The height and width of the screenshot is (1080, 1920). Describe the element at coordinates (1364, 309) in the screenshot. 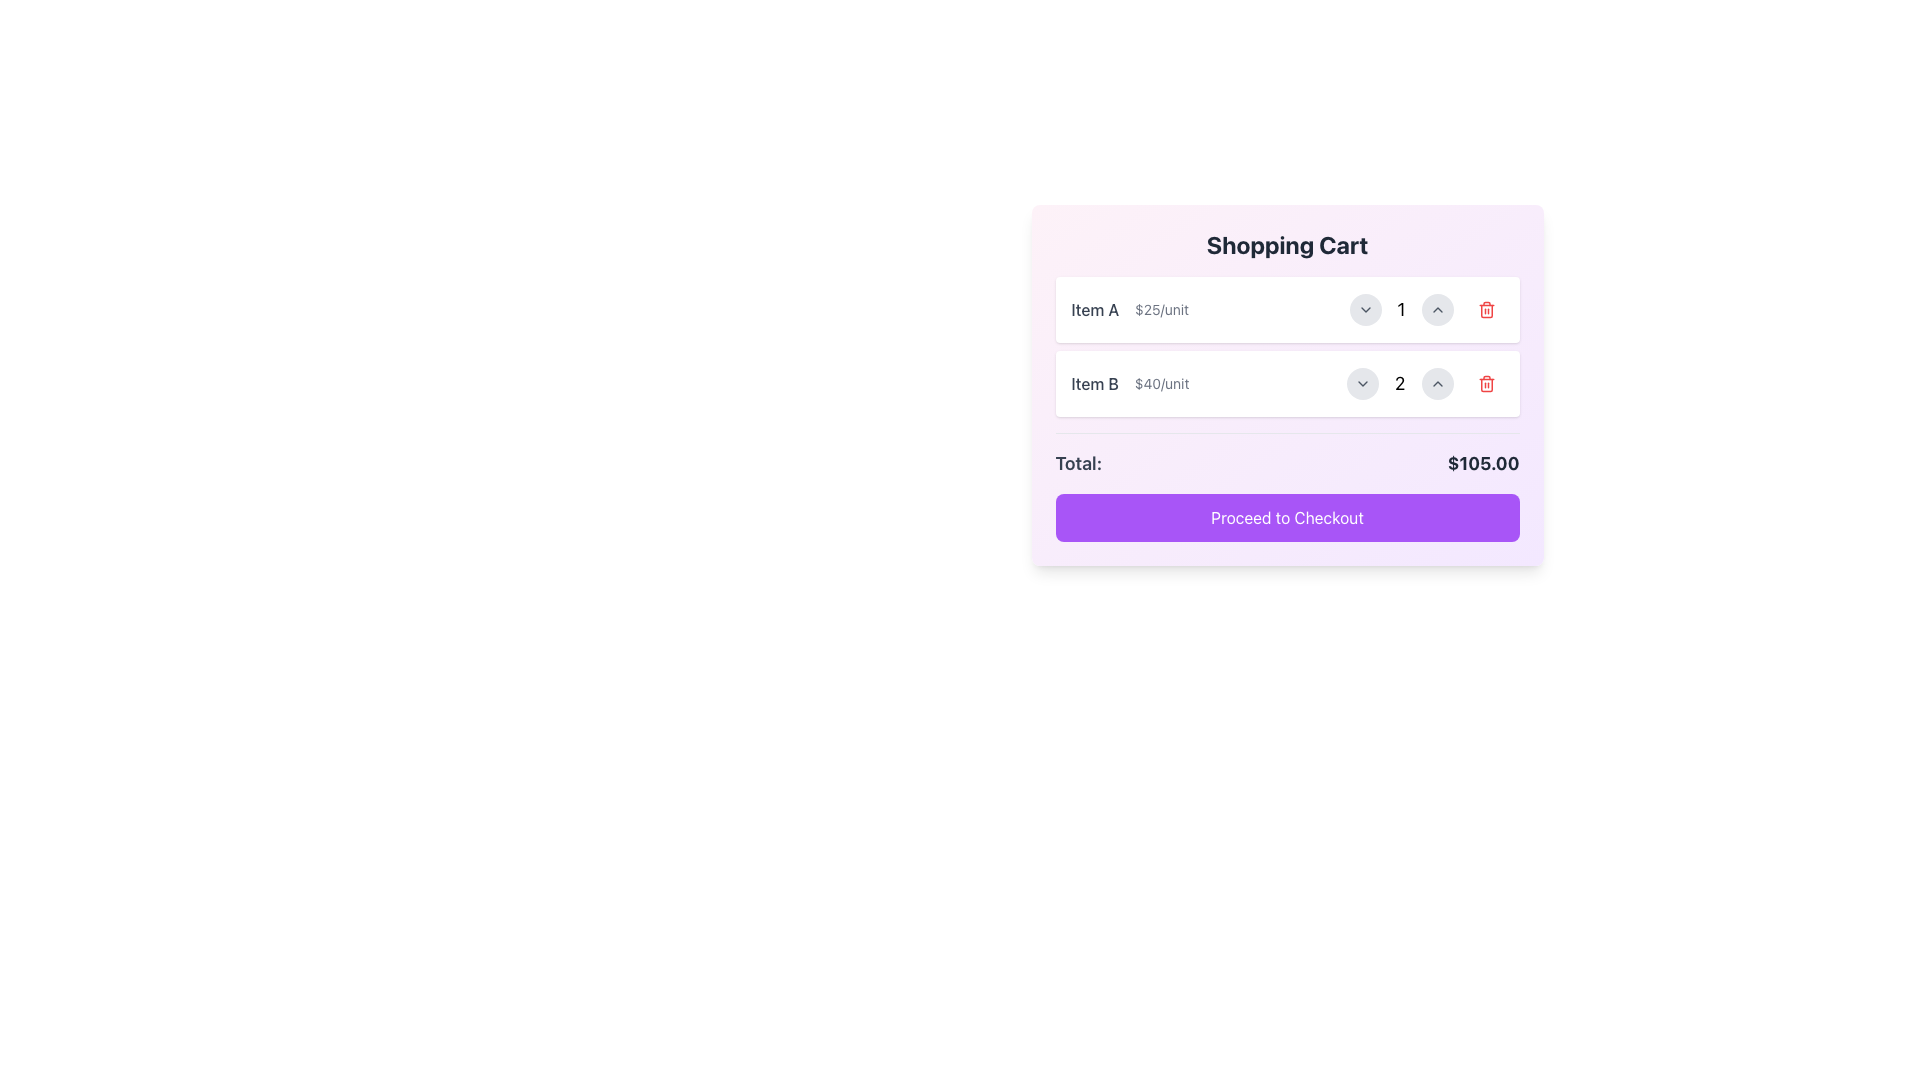

I see `the dropdown button located in the shopping cart interface, positioned to the left of the quantity '1'` at that location.